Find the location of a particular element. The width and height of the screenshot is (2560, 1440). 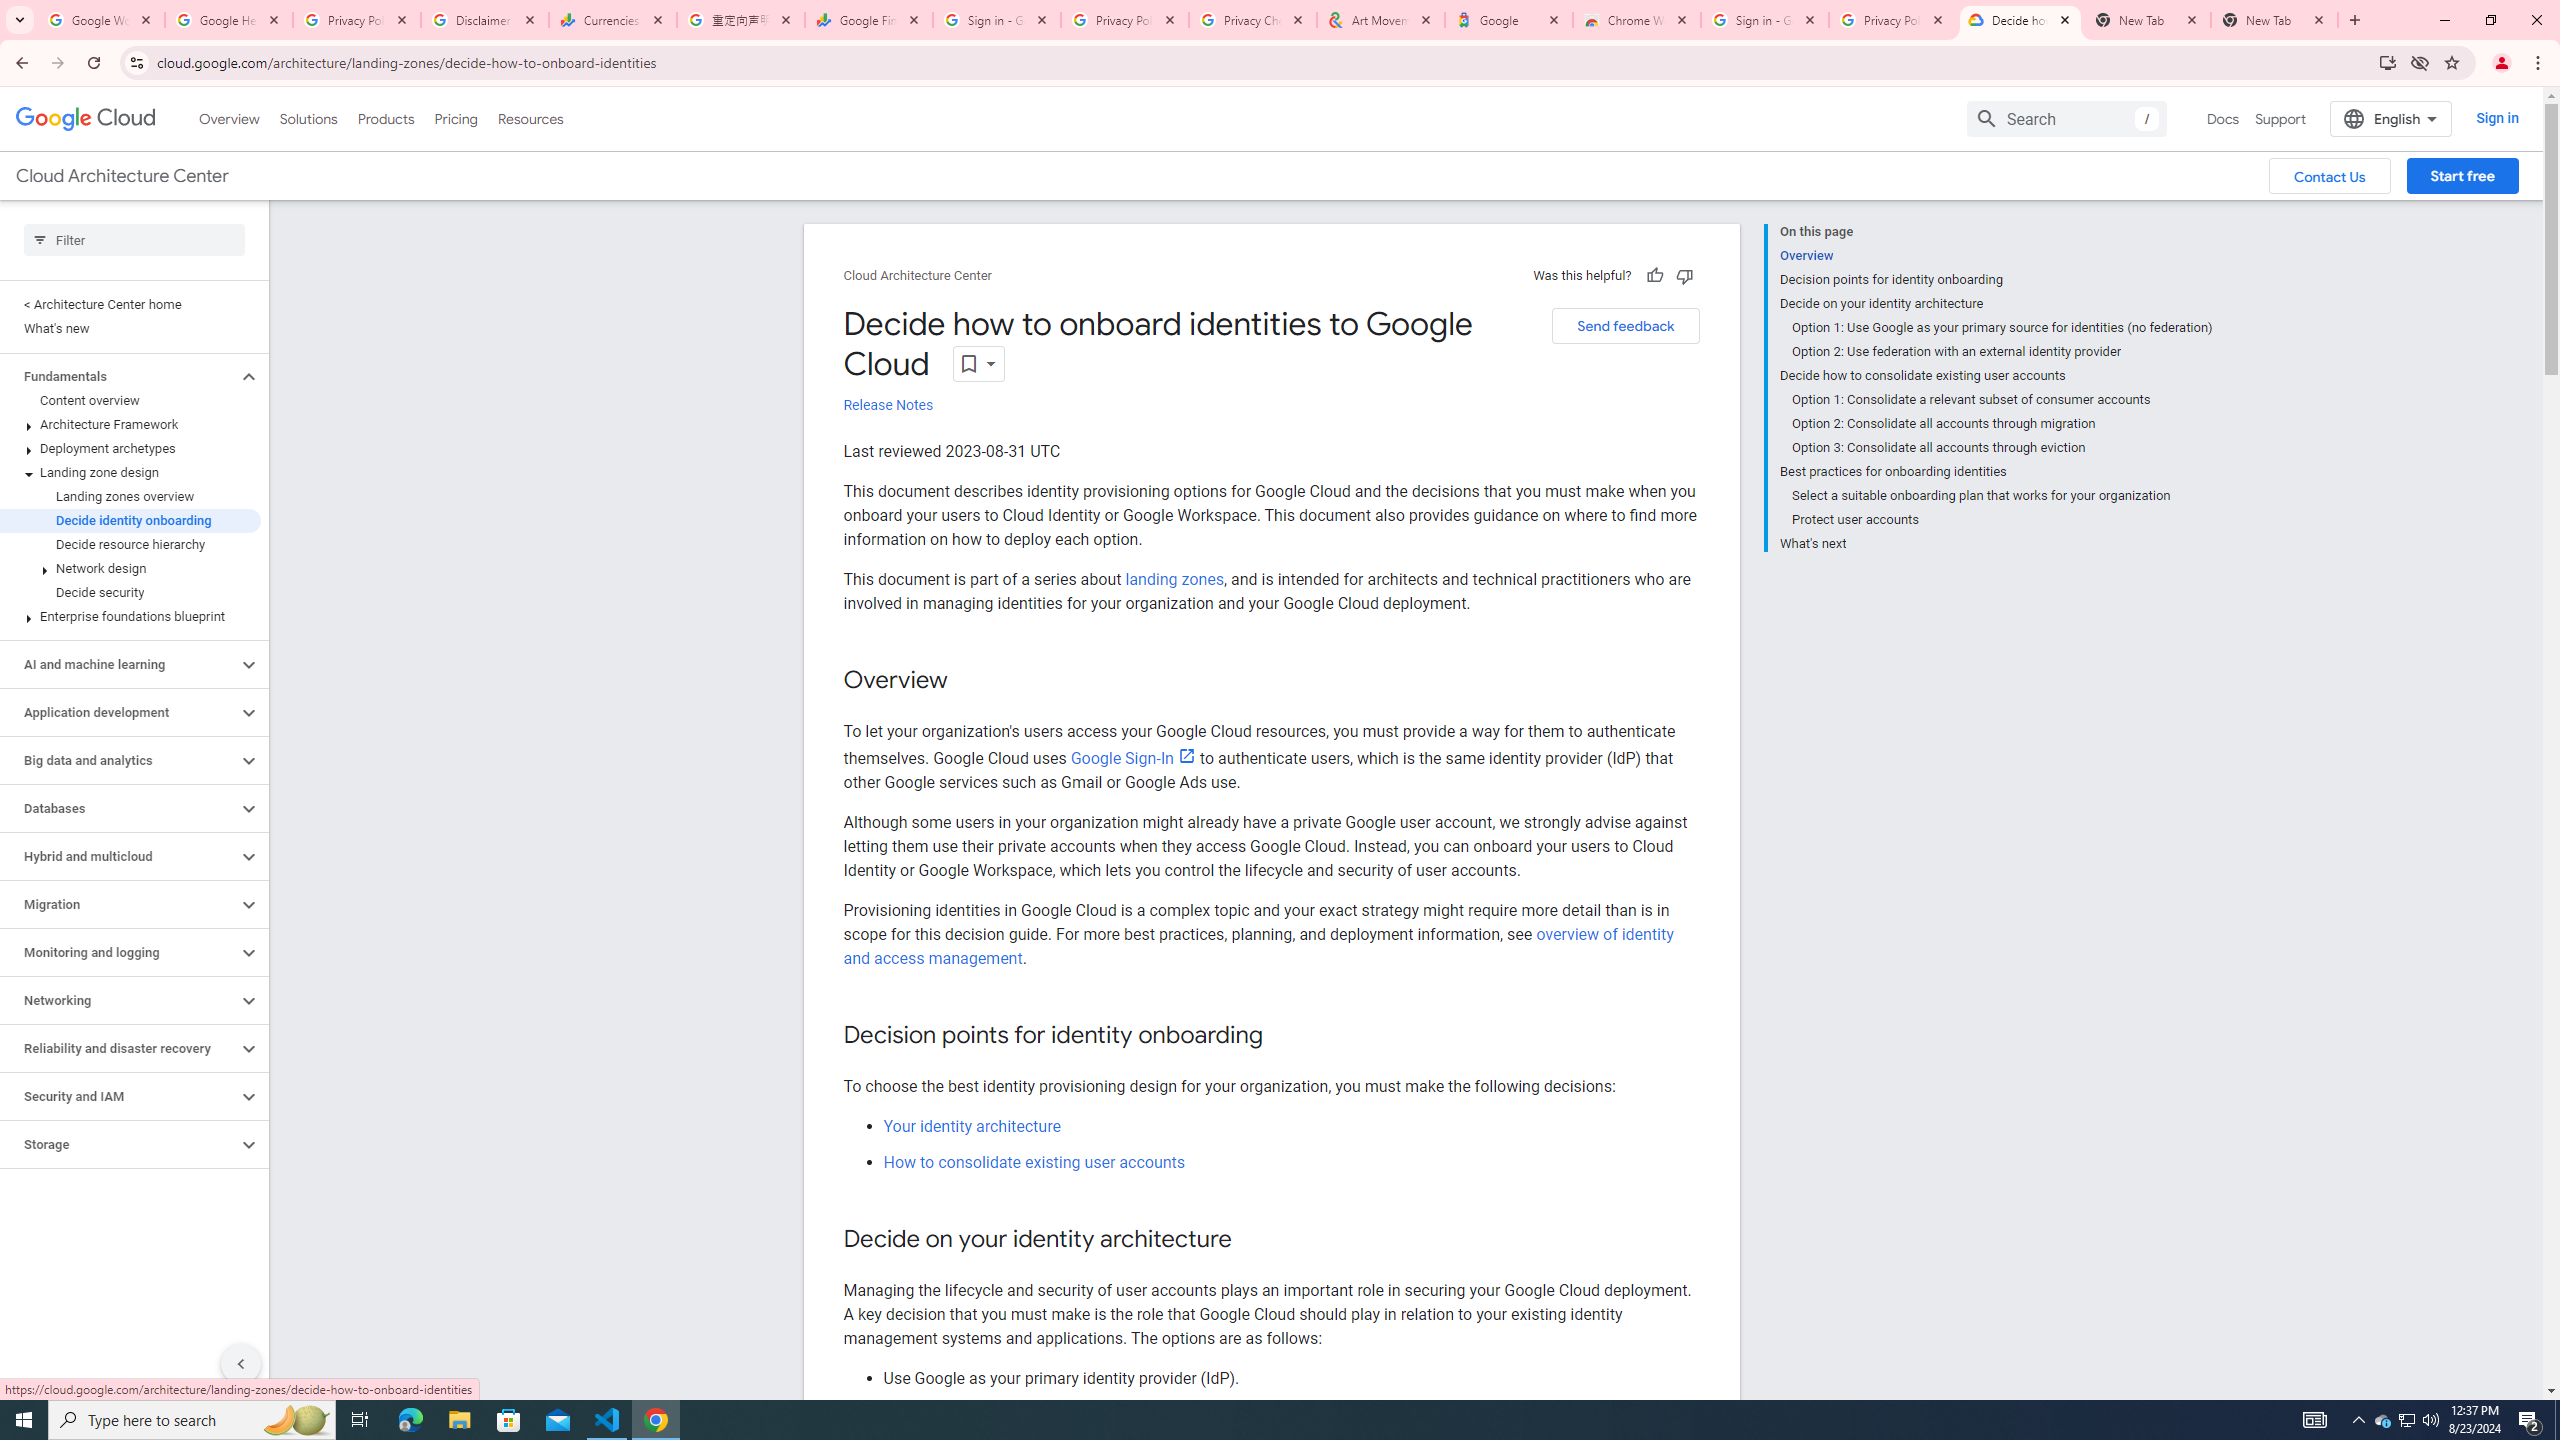

'What' is located at coordinates (130, 329).